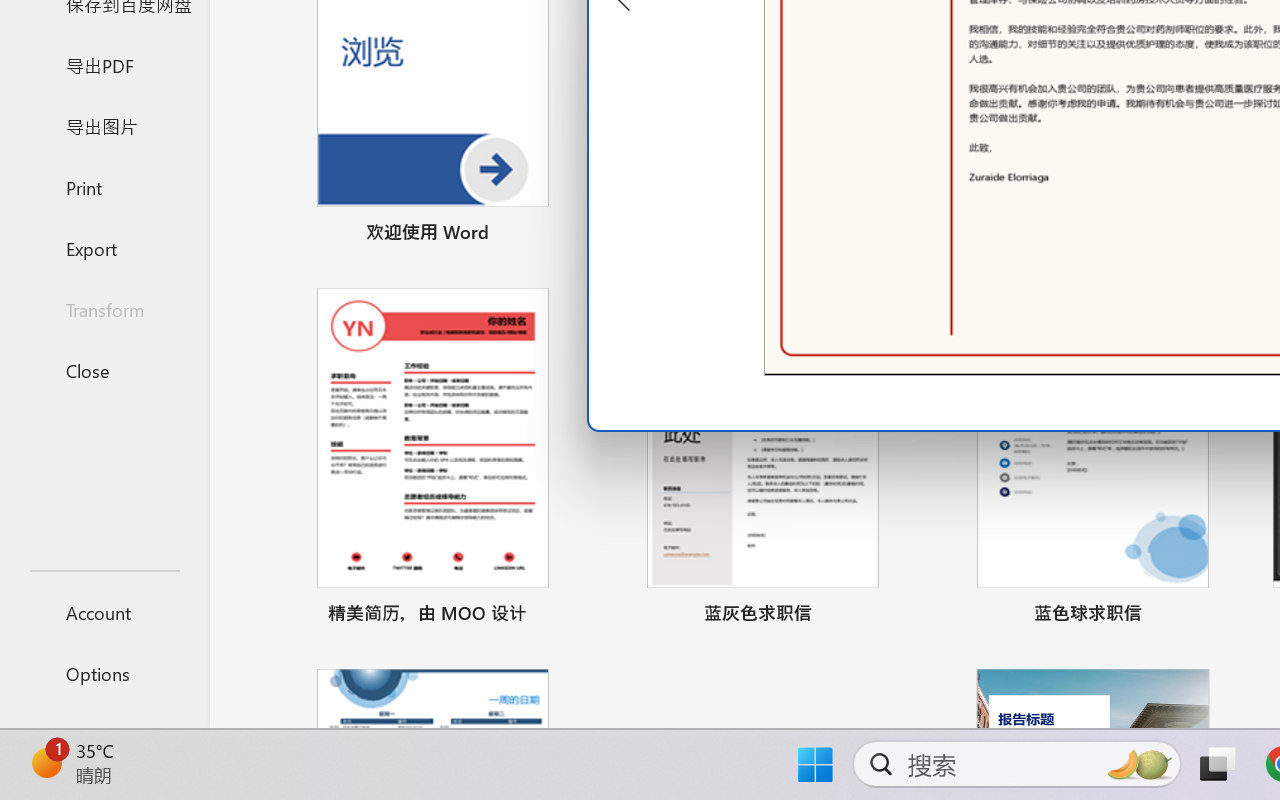 Image resolution: width=1280 pixels, height=800 pixels. I want to click on 'Pin to list', so click(1222, 616).